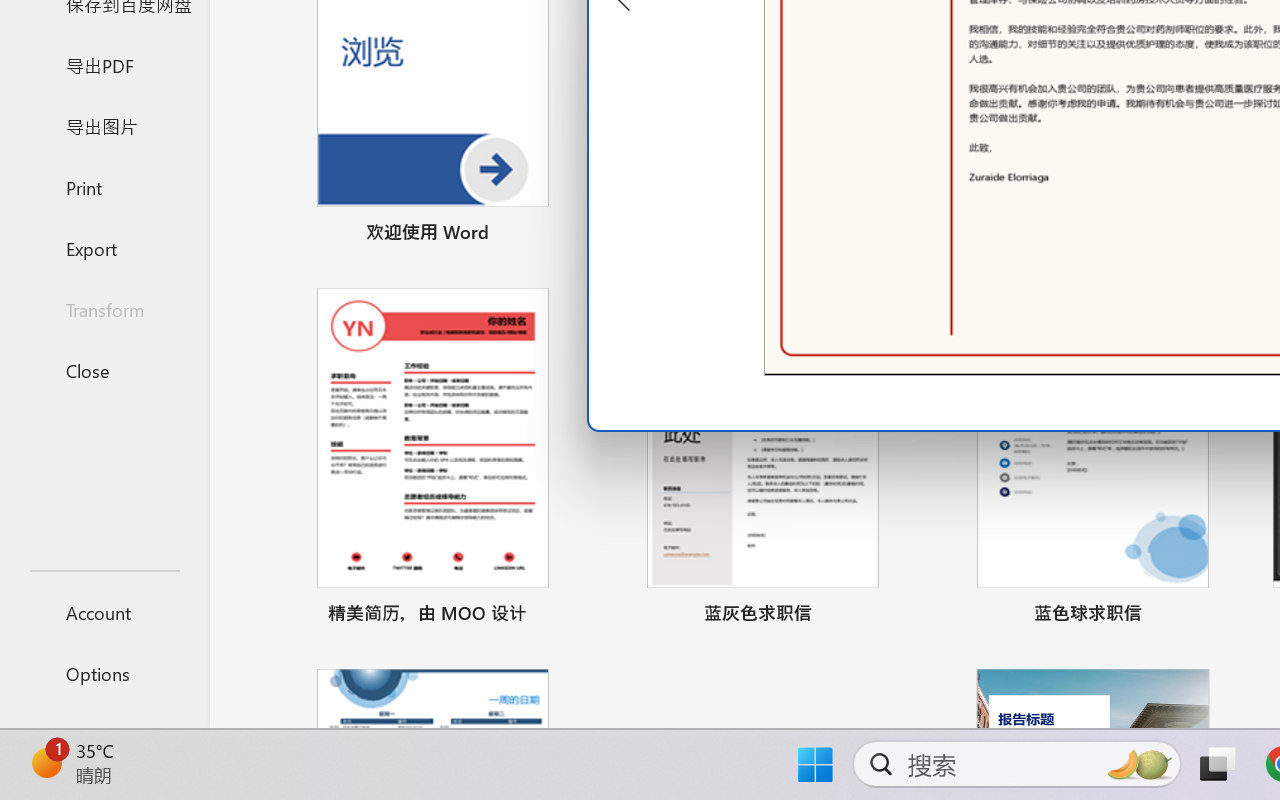 Image resolution: width=1280 pixels, height=800 pixels. I want to click on 'Pin to list', so click(1222, 616).